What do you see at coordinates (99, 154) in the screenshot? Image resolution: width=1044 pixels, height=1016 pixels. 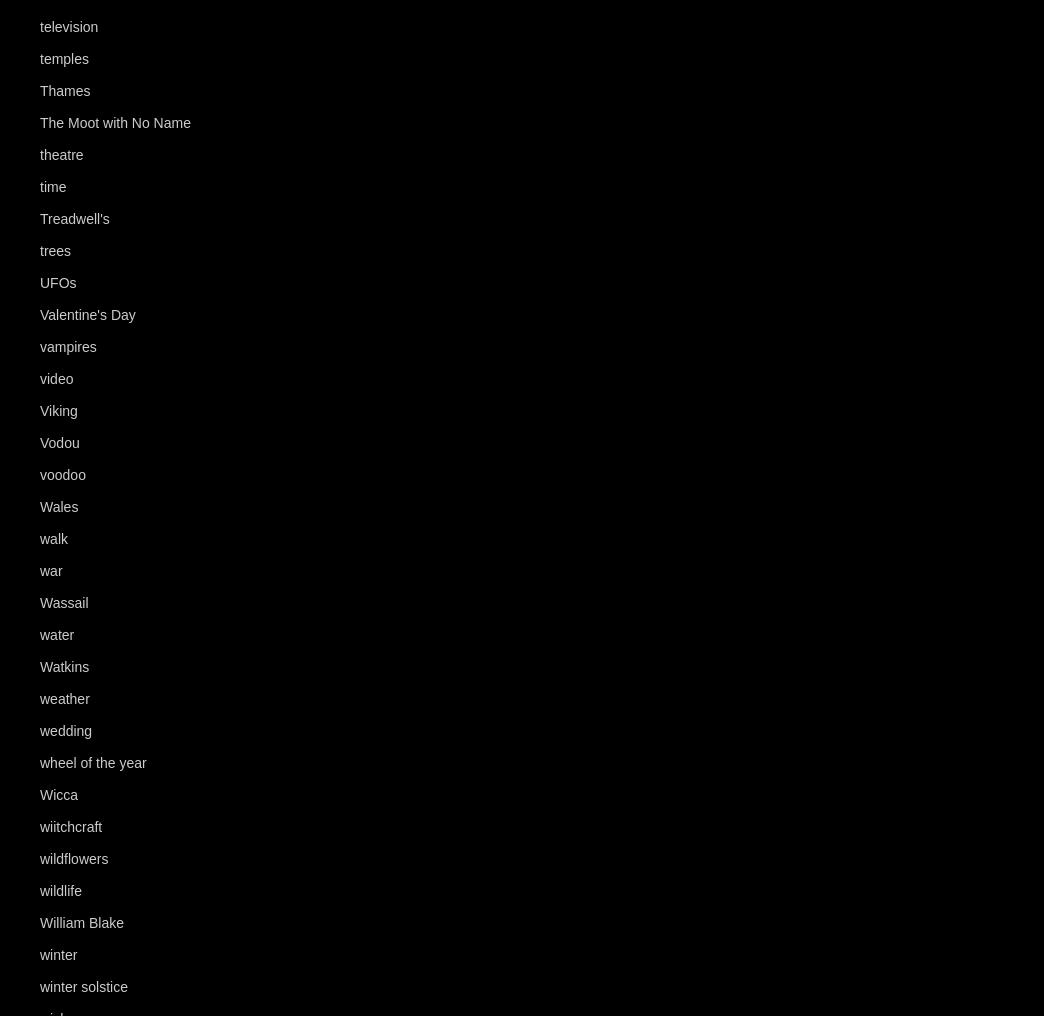 I see `'(35)'` at bounding box center [99, 154].